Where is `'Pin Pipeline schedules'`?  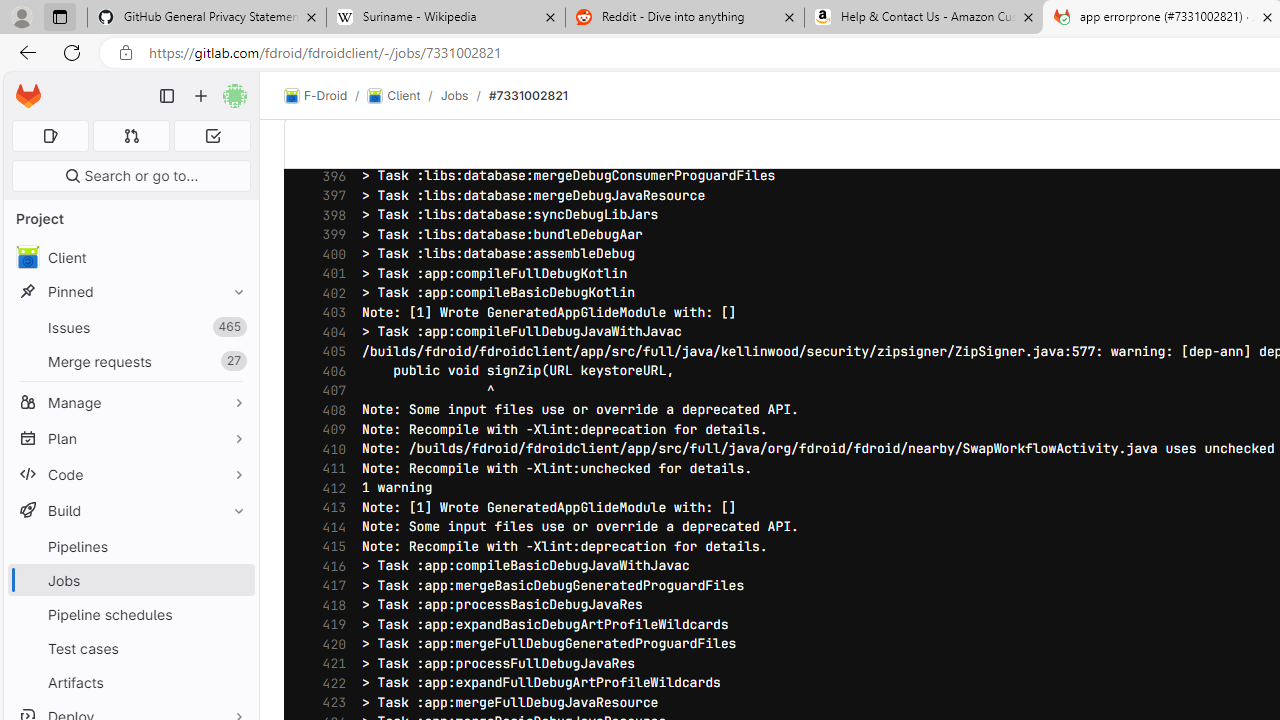 'Pin Pipeline schedules' is located at coordinates (234, 613).